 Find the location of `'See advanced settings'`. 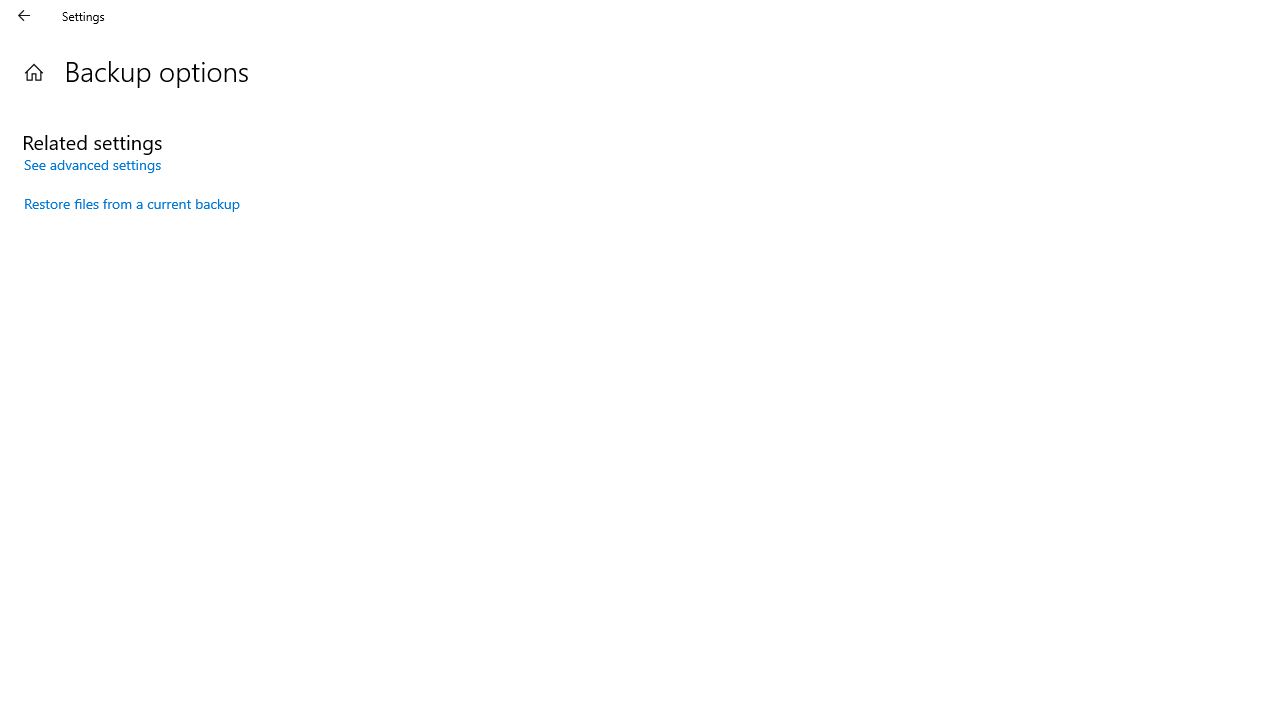

'See advanced settings' is located at coordinates (92, 163).